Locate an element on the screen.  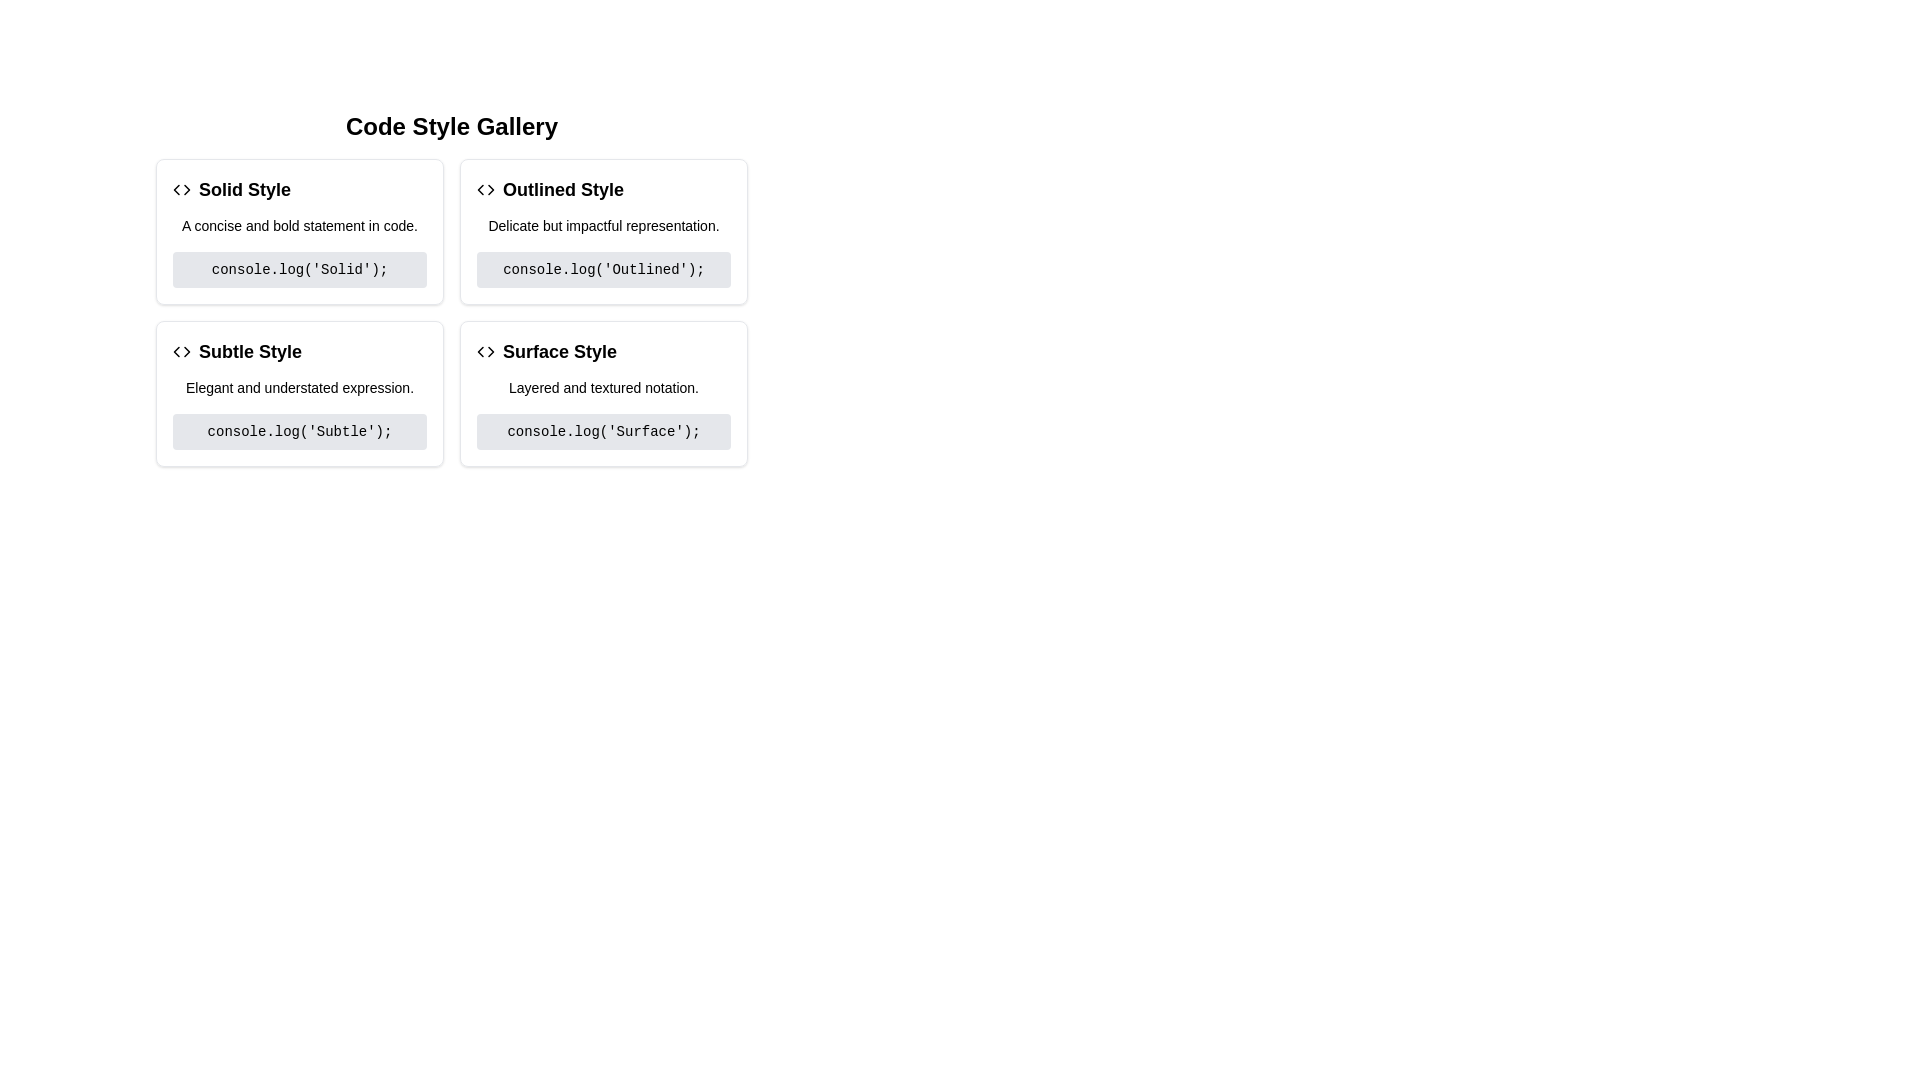
the left-pointing arrow icon, which is styled with simplicity and outlined strokes, located in the 'Outlined Style' section of the interface is located at coordinates (480, 189).